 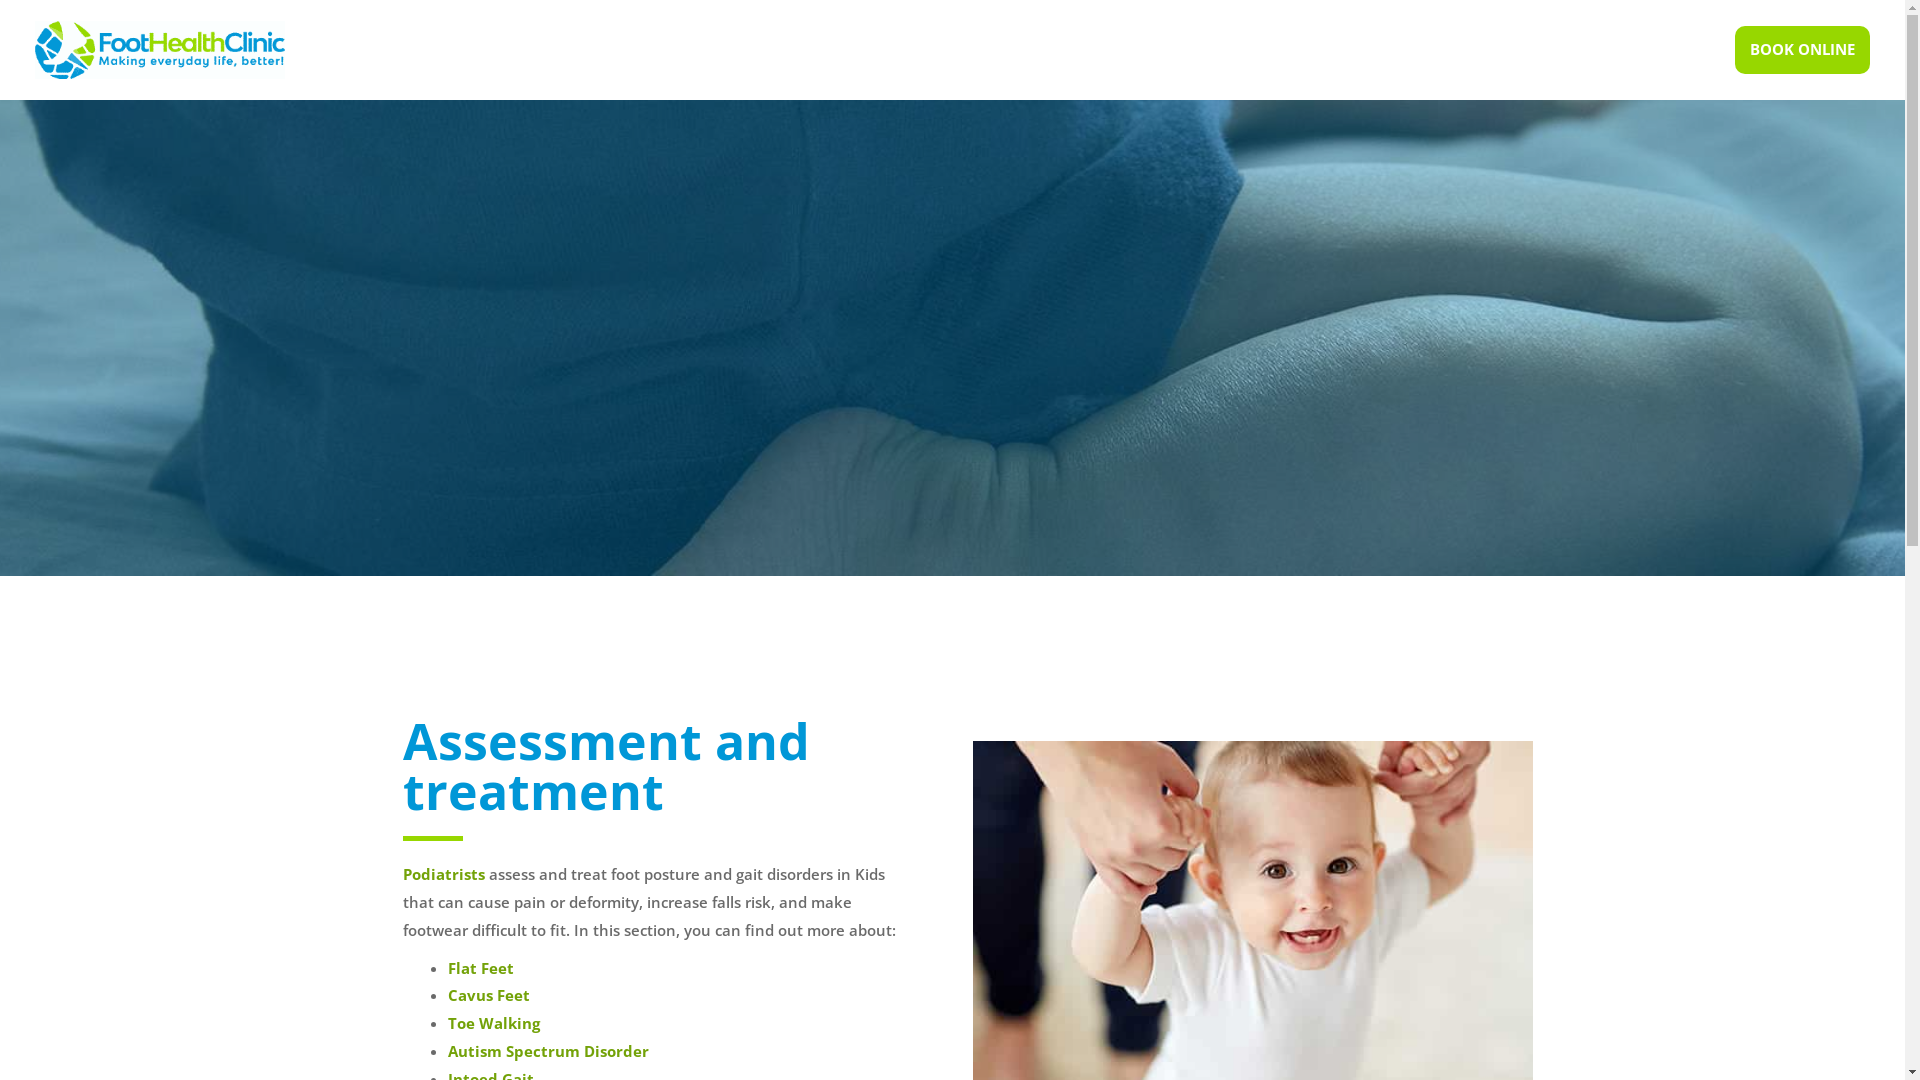 What do you see at coordinates (548, 1049) in the screenshot?
I see `'Autism Spectrum Disorder'` at bounding box center [548, 1049].